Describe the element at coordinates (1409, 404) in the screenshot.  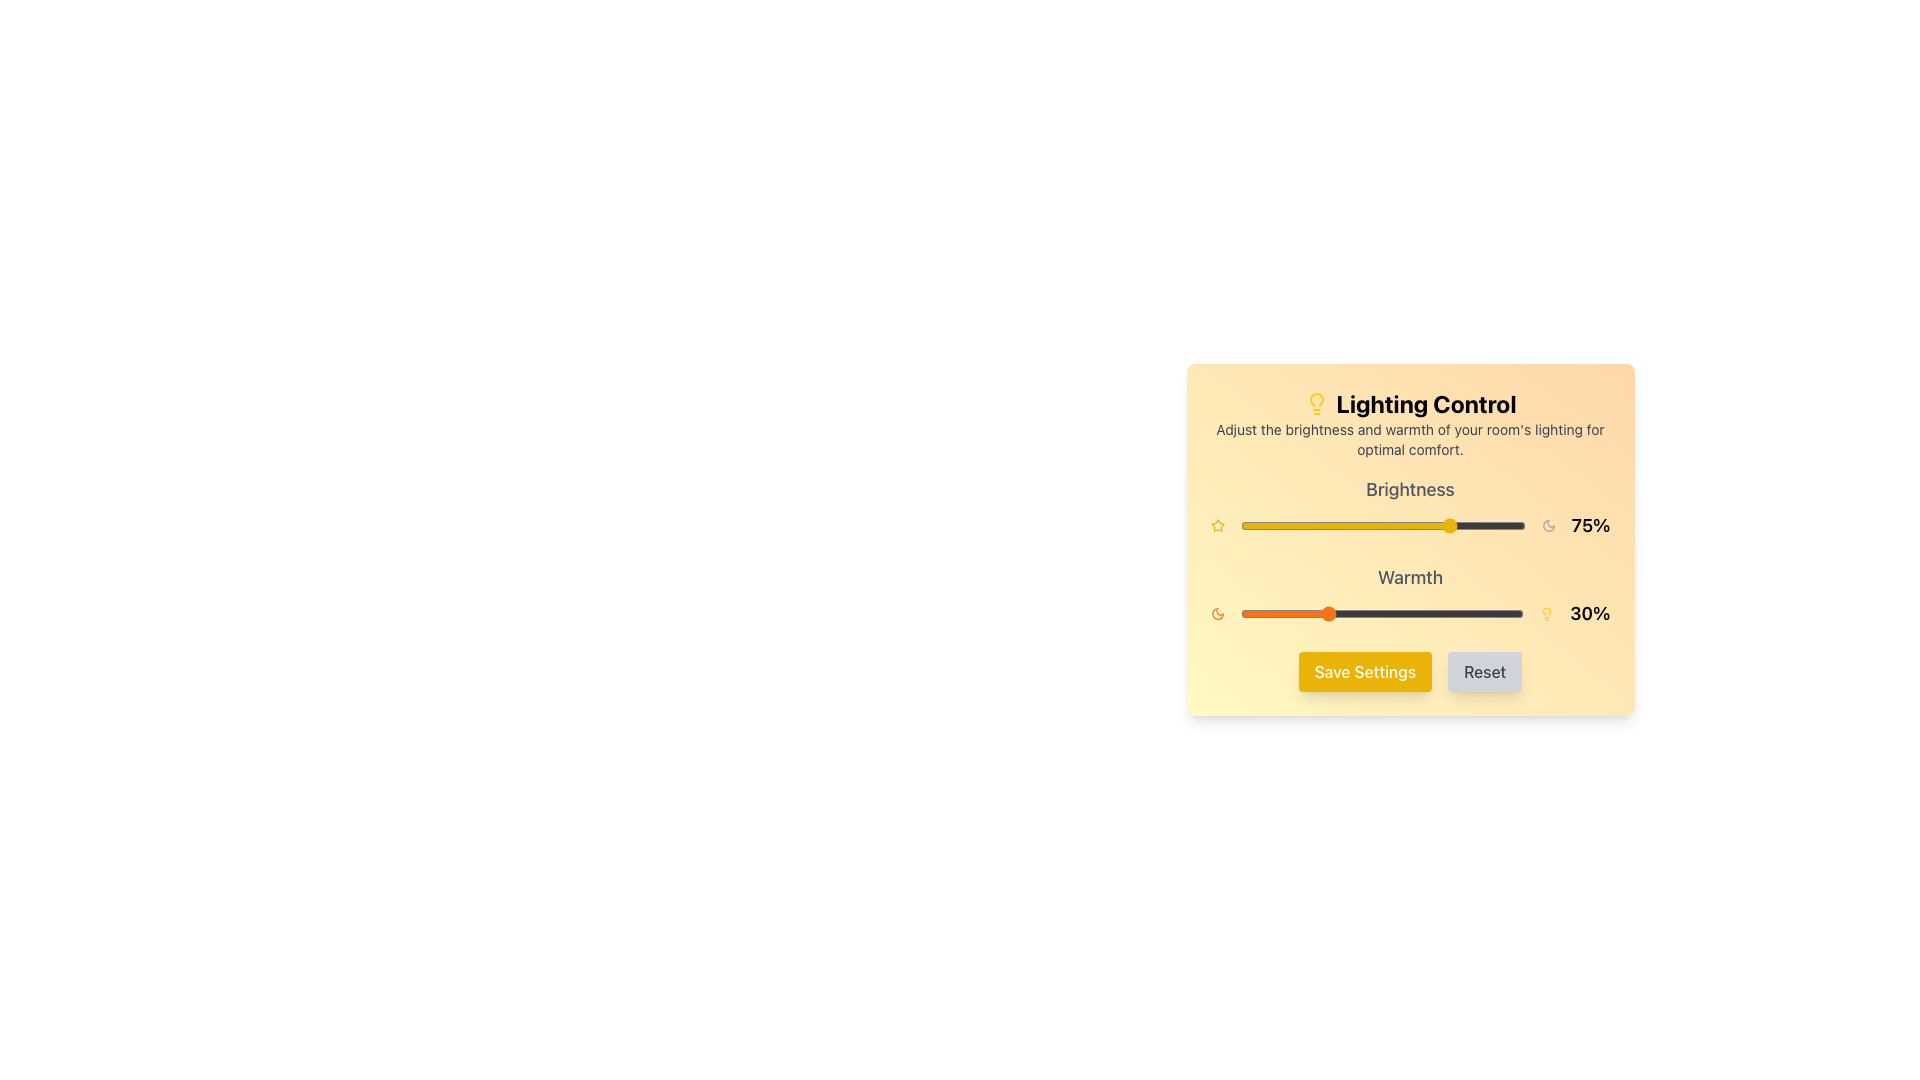
I see `text from the Text Header that displays 'Lighting Control' with a lightbulb icon, positioned at the center-right of the page` at that location.